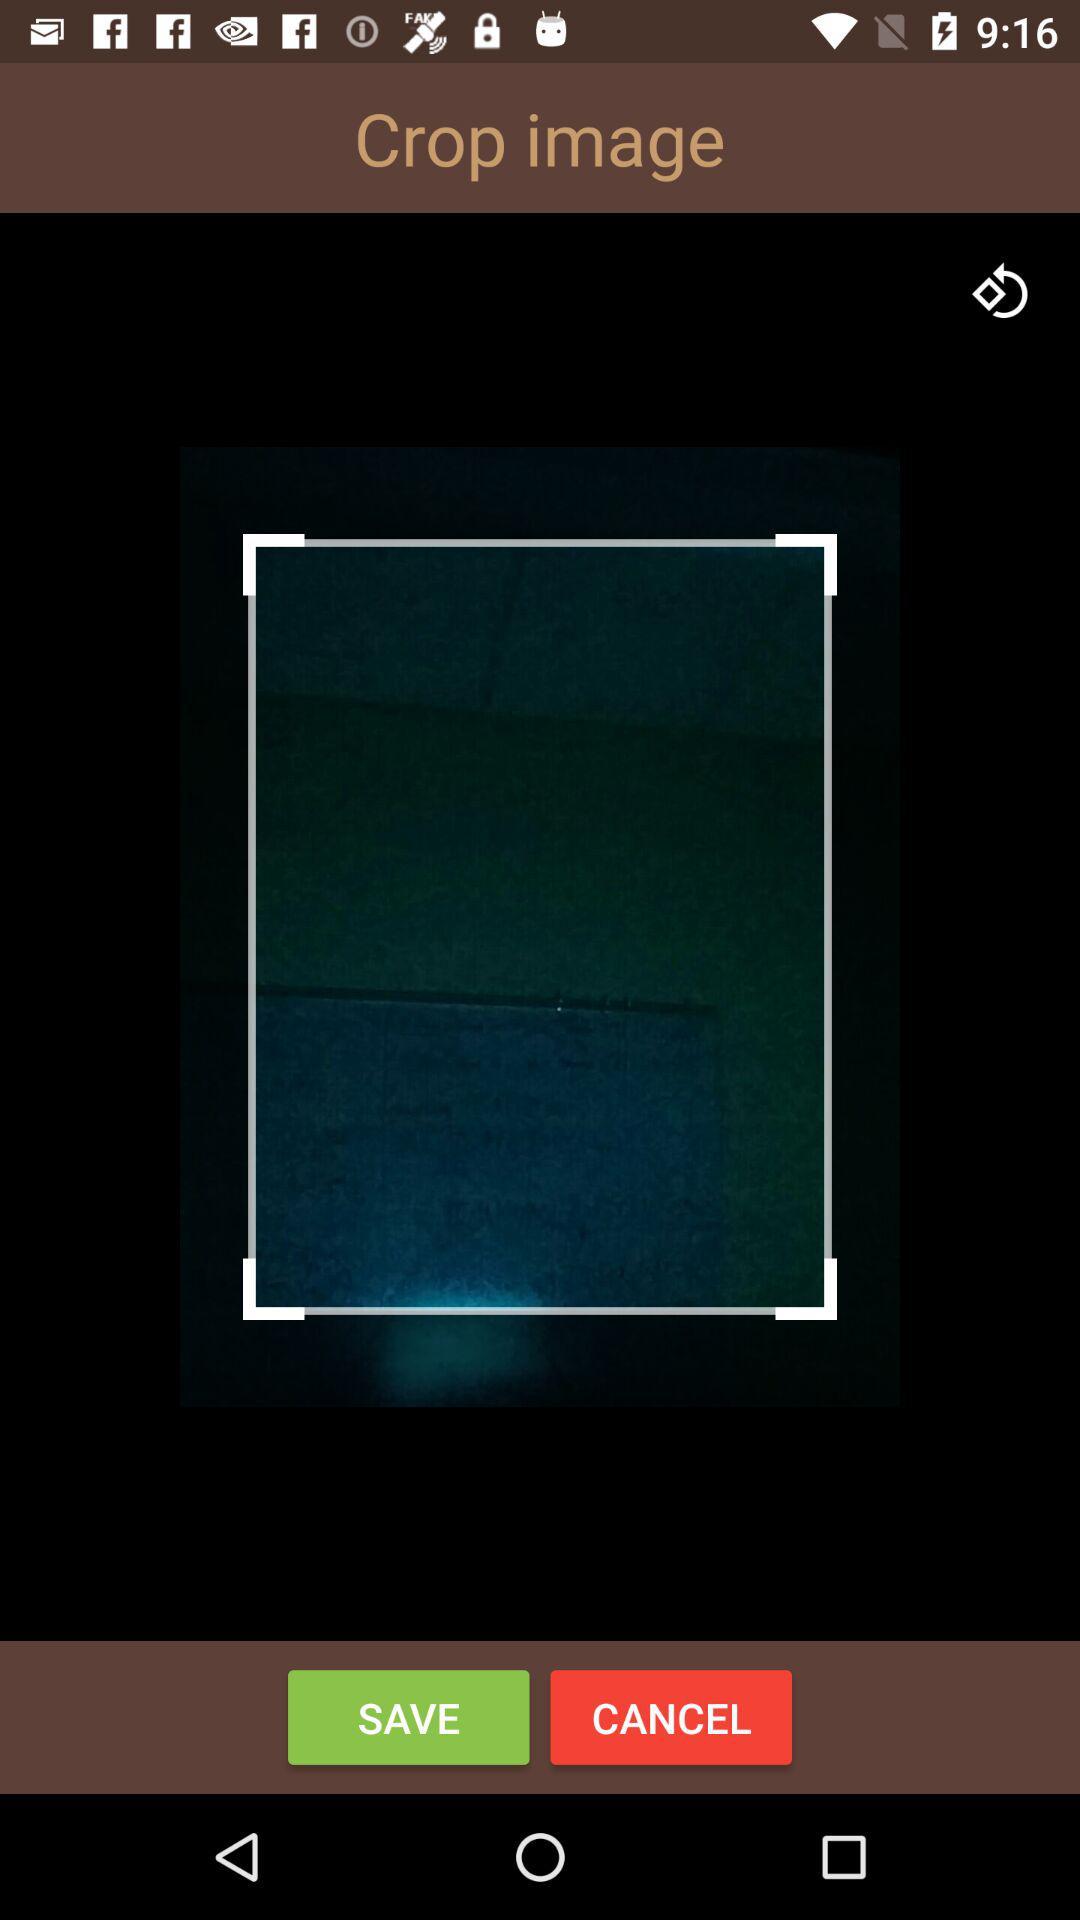  What do you see at coordinates (671, 1716) in the screenshot?
I see `button next to save button` at bounding box center [671, 1716].